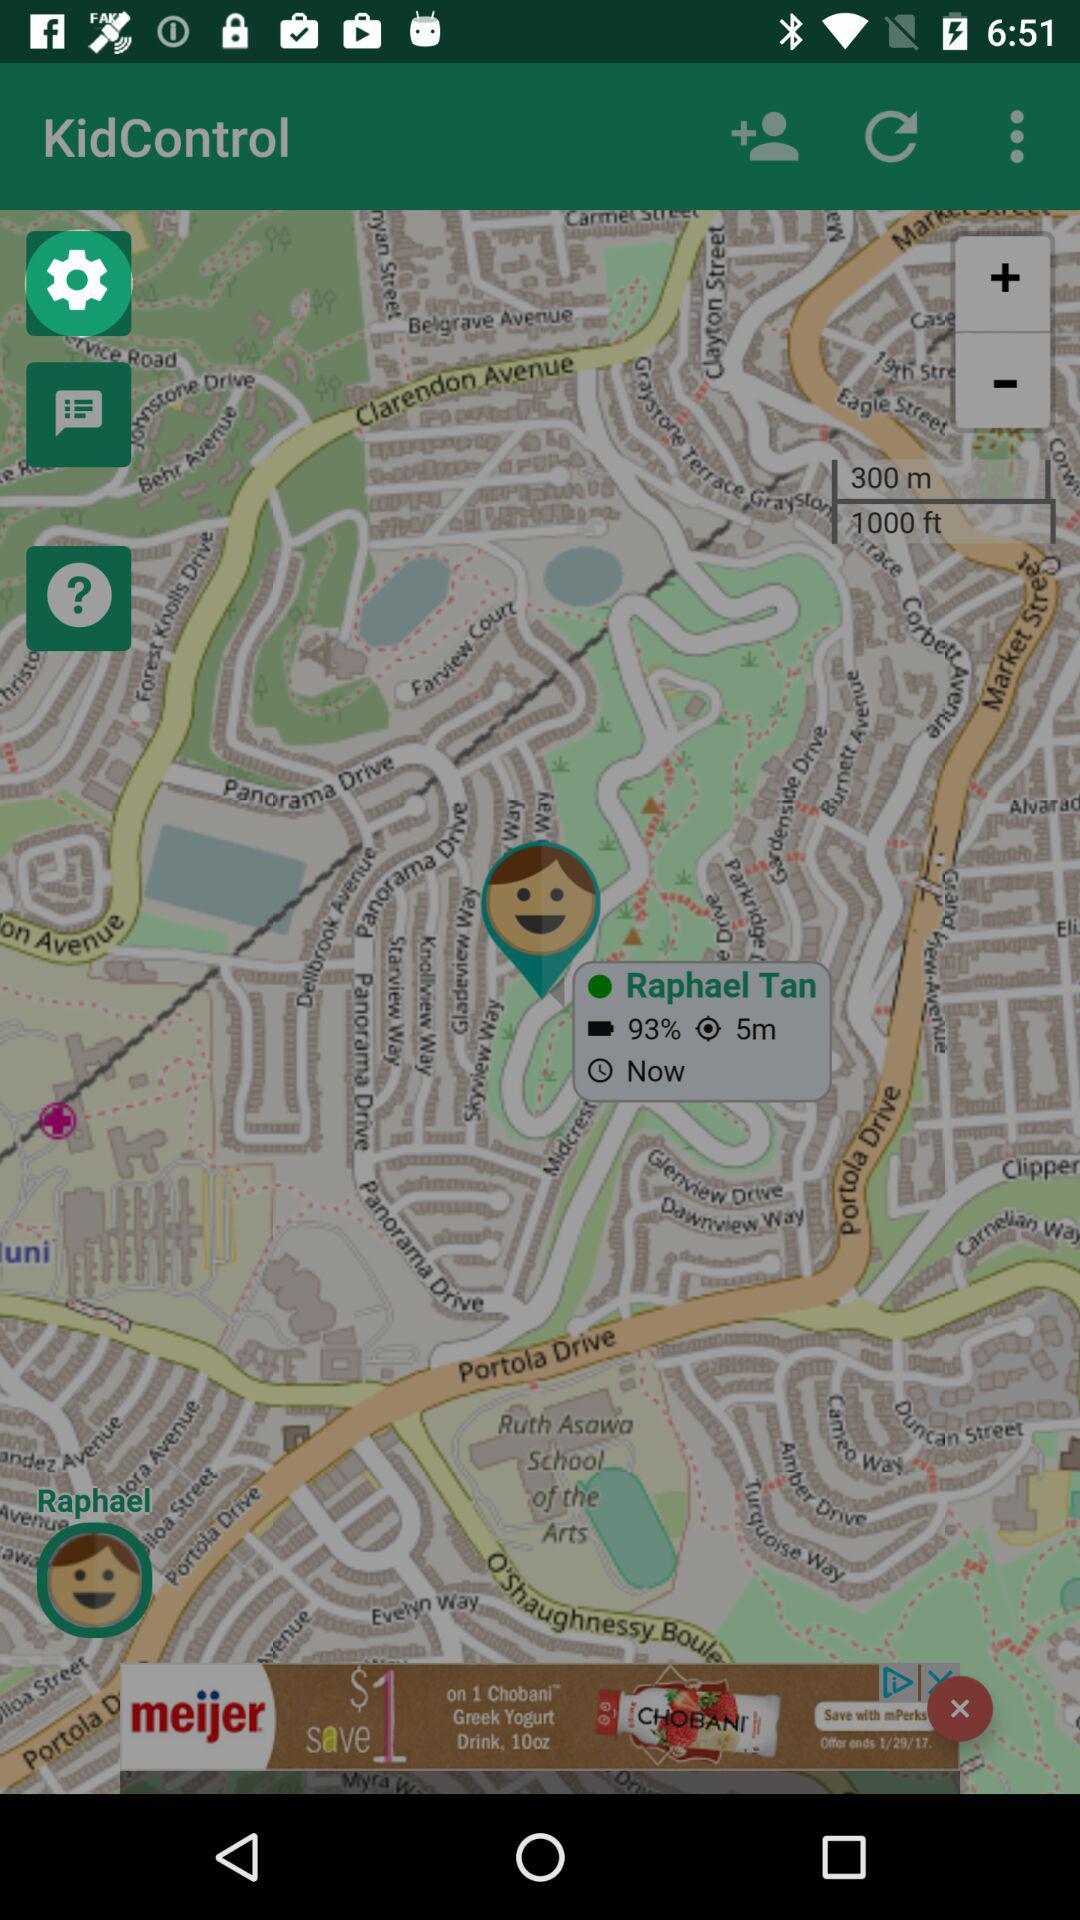 The image size is (1080, 1920). Describe the element at coordinates (540, 1727) in the screenshot. I see `advertisement` at that location.